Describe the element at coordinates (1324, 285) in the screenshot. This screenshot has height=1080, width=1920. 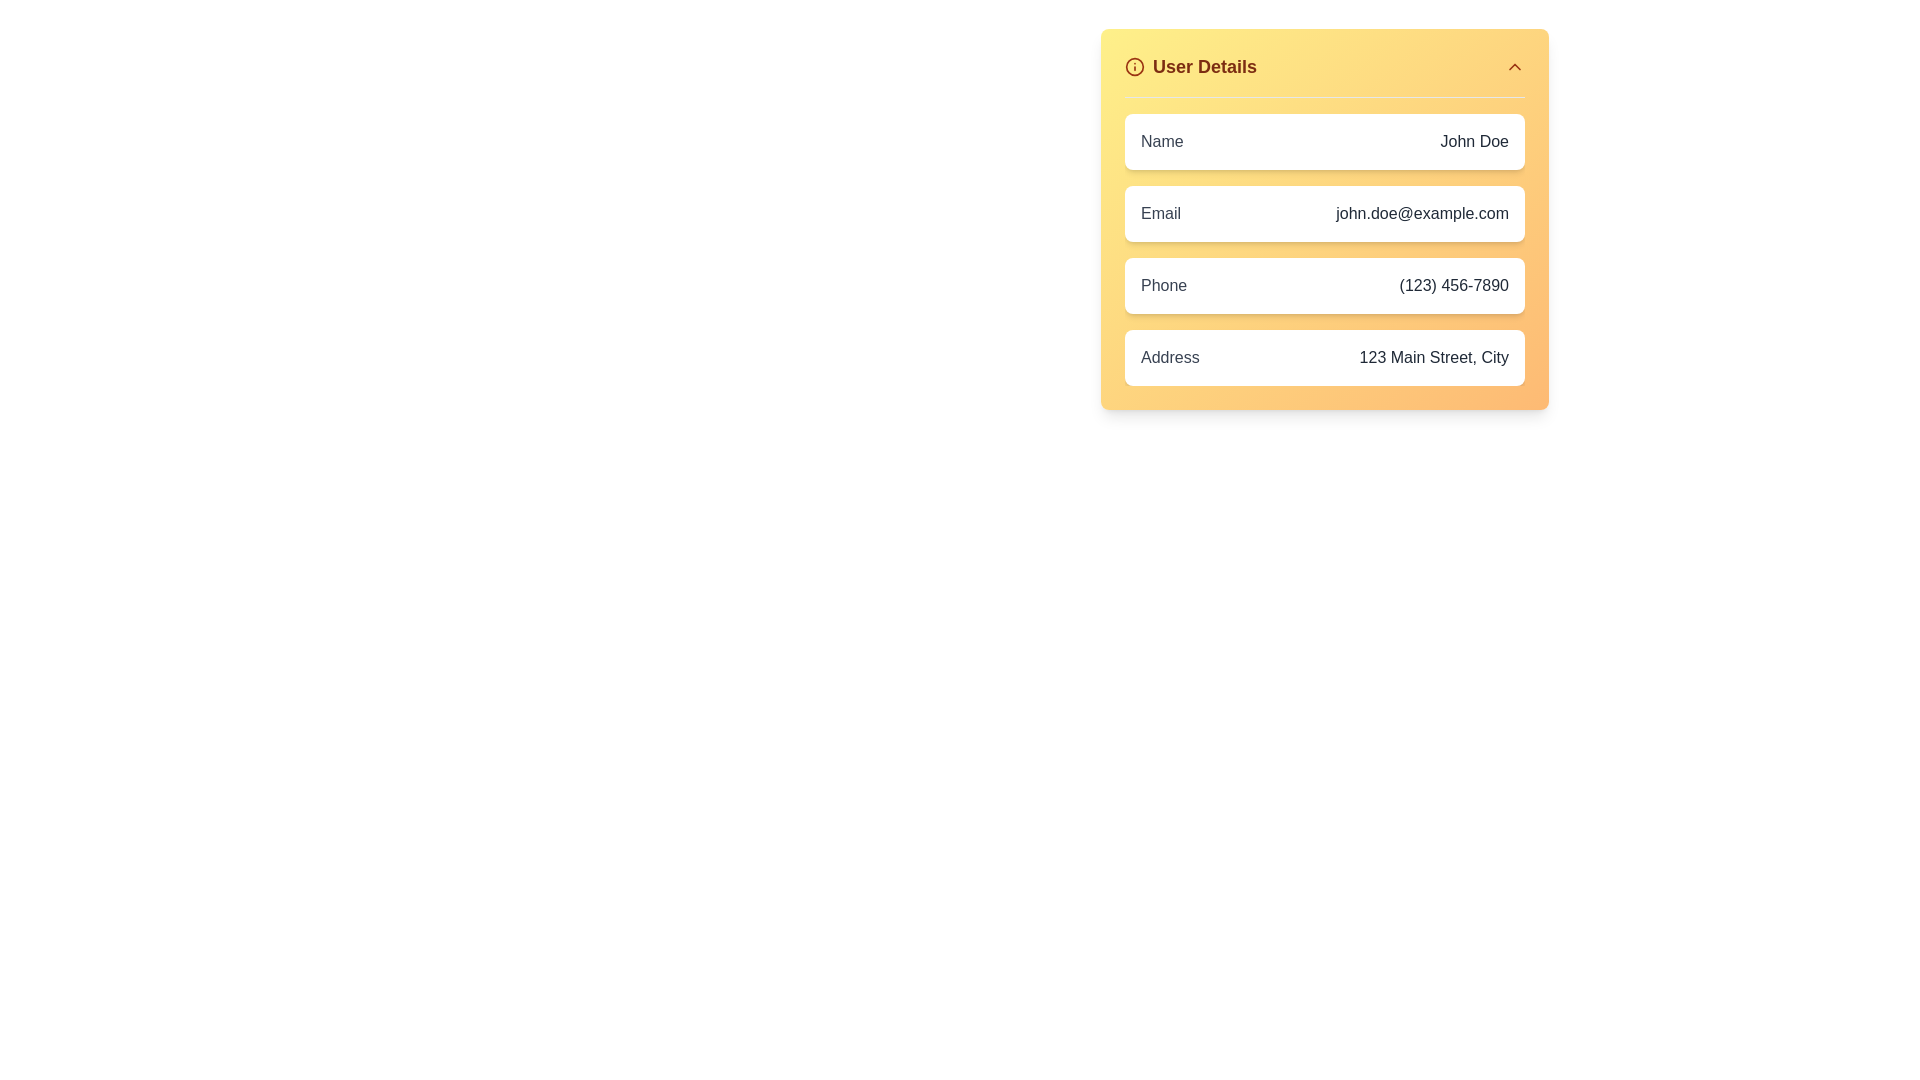
I see `information displayed in the information box containing 'Phone' and the phone number '(123) 456-7890', which is the third box in the vertical list below 'Email'` at that location.